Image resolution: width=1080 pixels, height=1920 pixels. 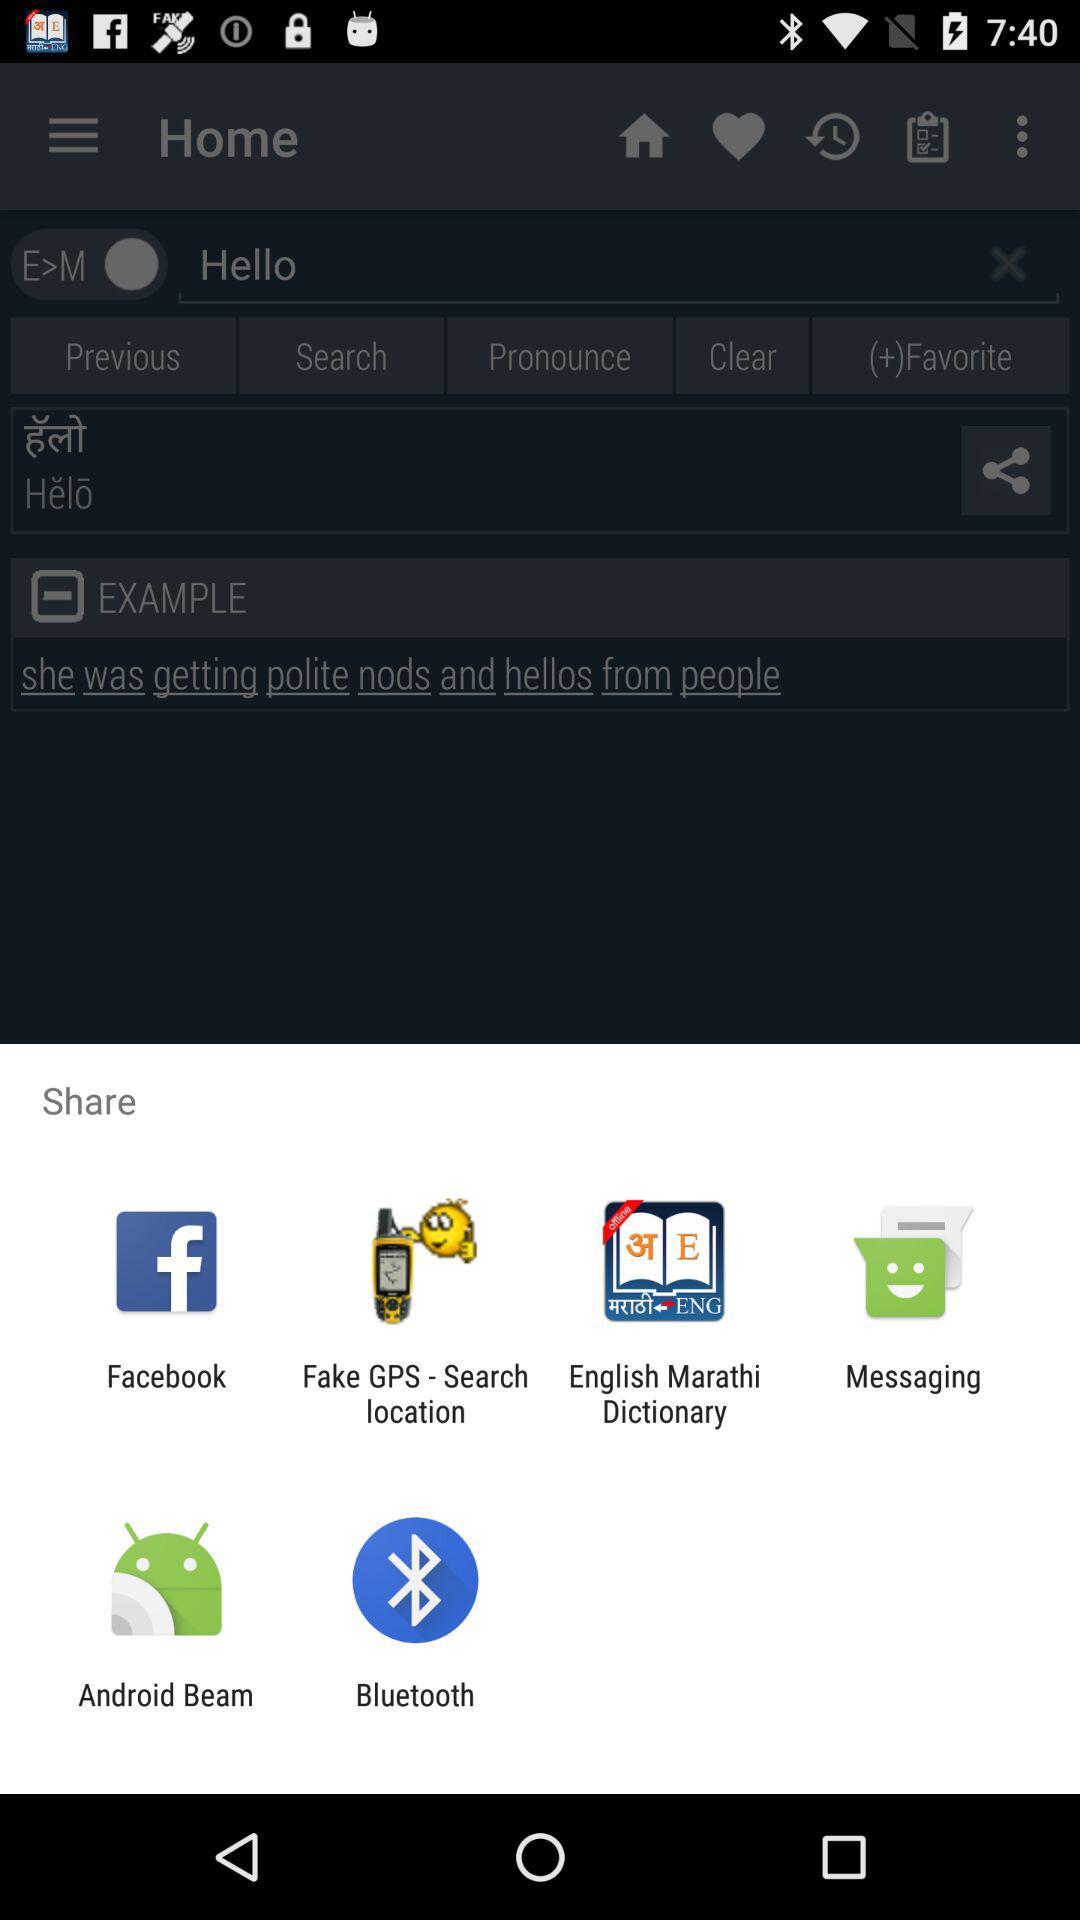 I want to click on messaging app, so click(x=913, y=1392).